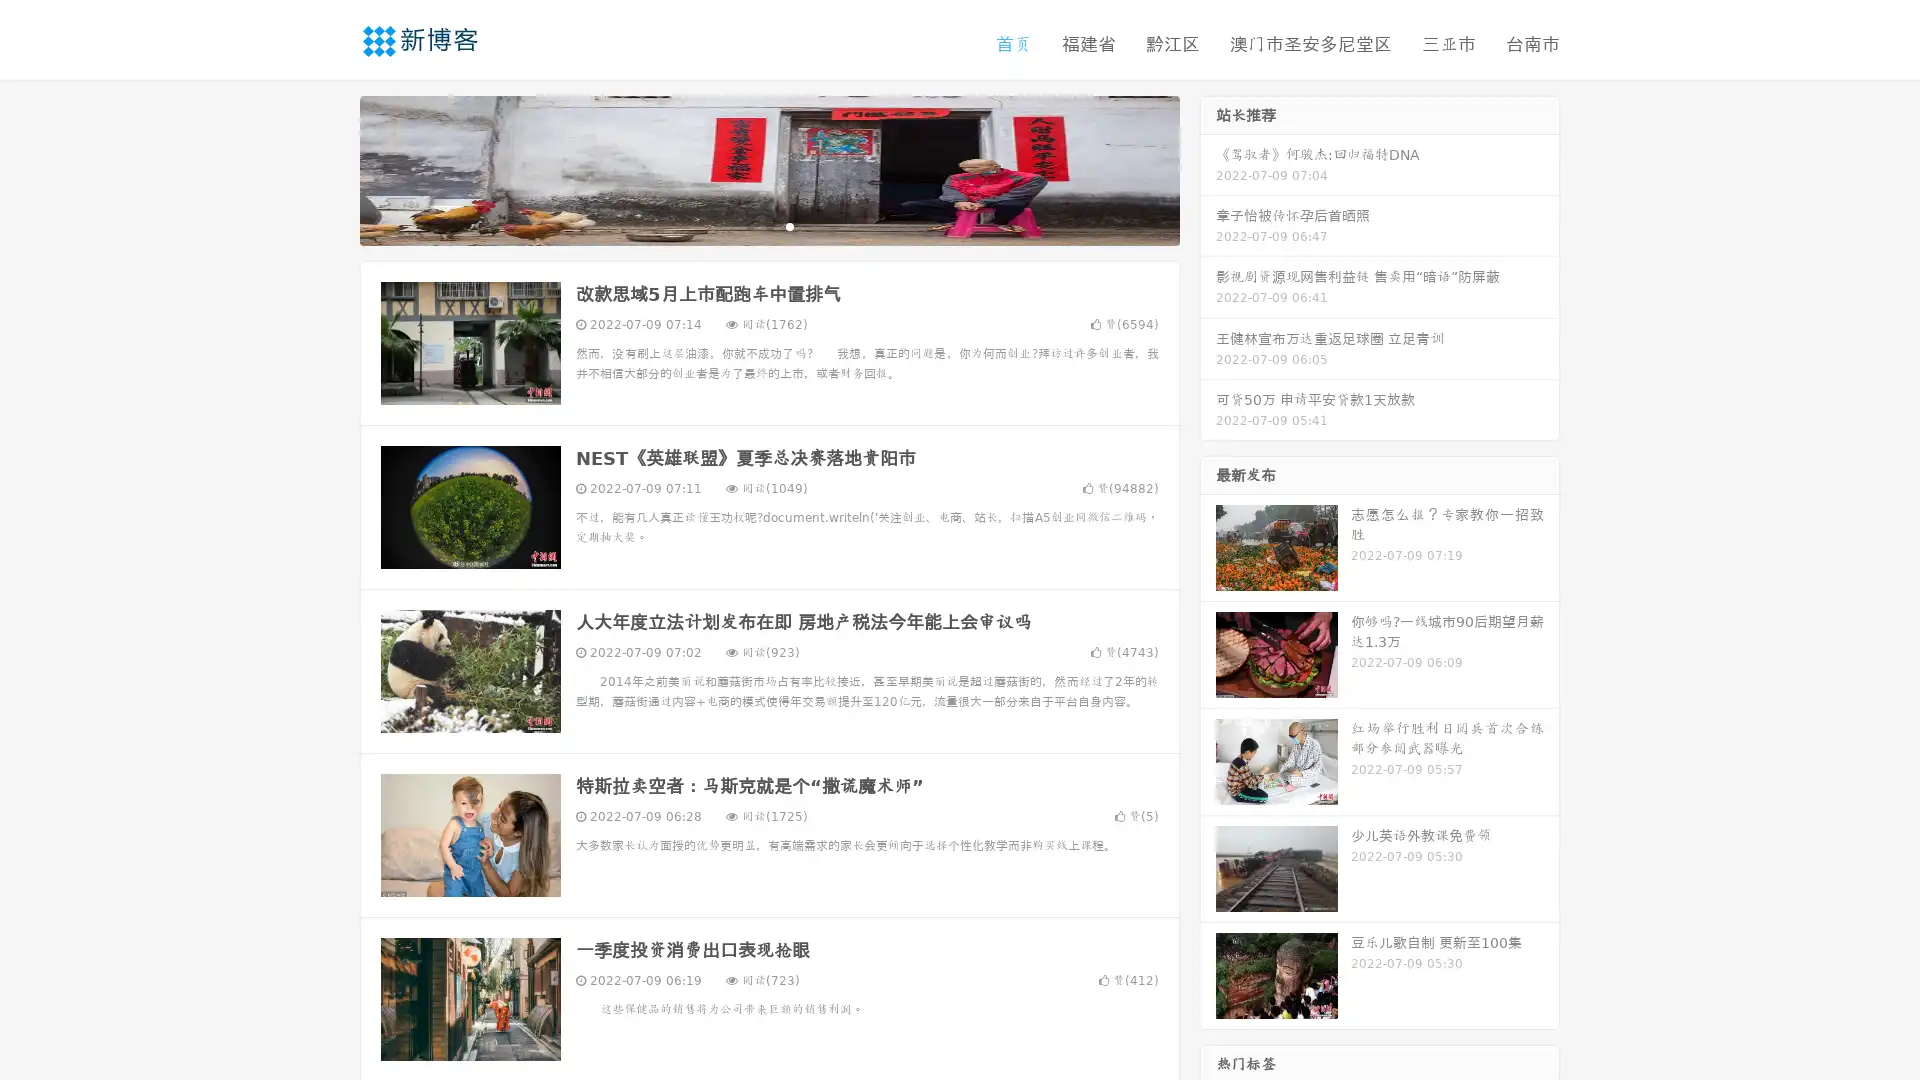  What do you see at coordinates (748, 225) in the screenshot?
I see `Go to slide 1` at bounding box center [748, 225].